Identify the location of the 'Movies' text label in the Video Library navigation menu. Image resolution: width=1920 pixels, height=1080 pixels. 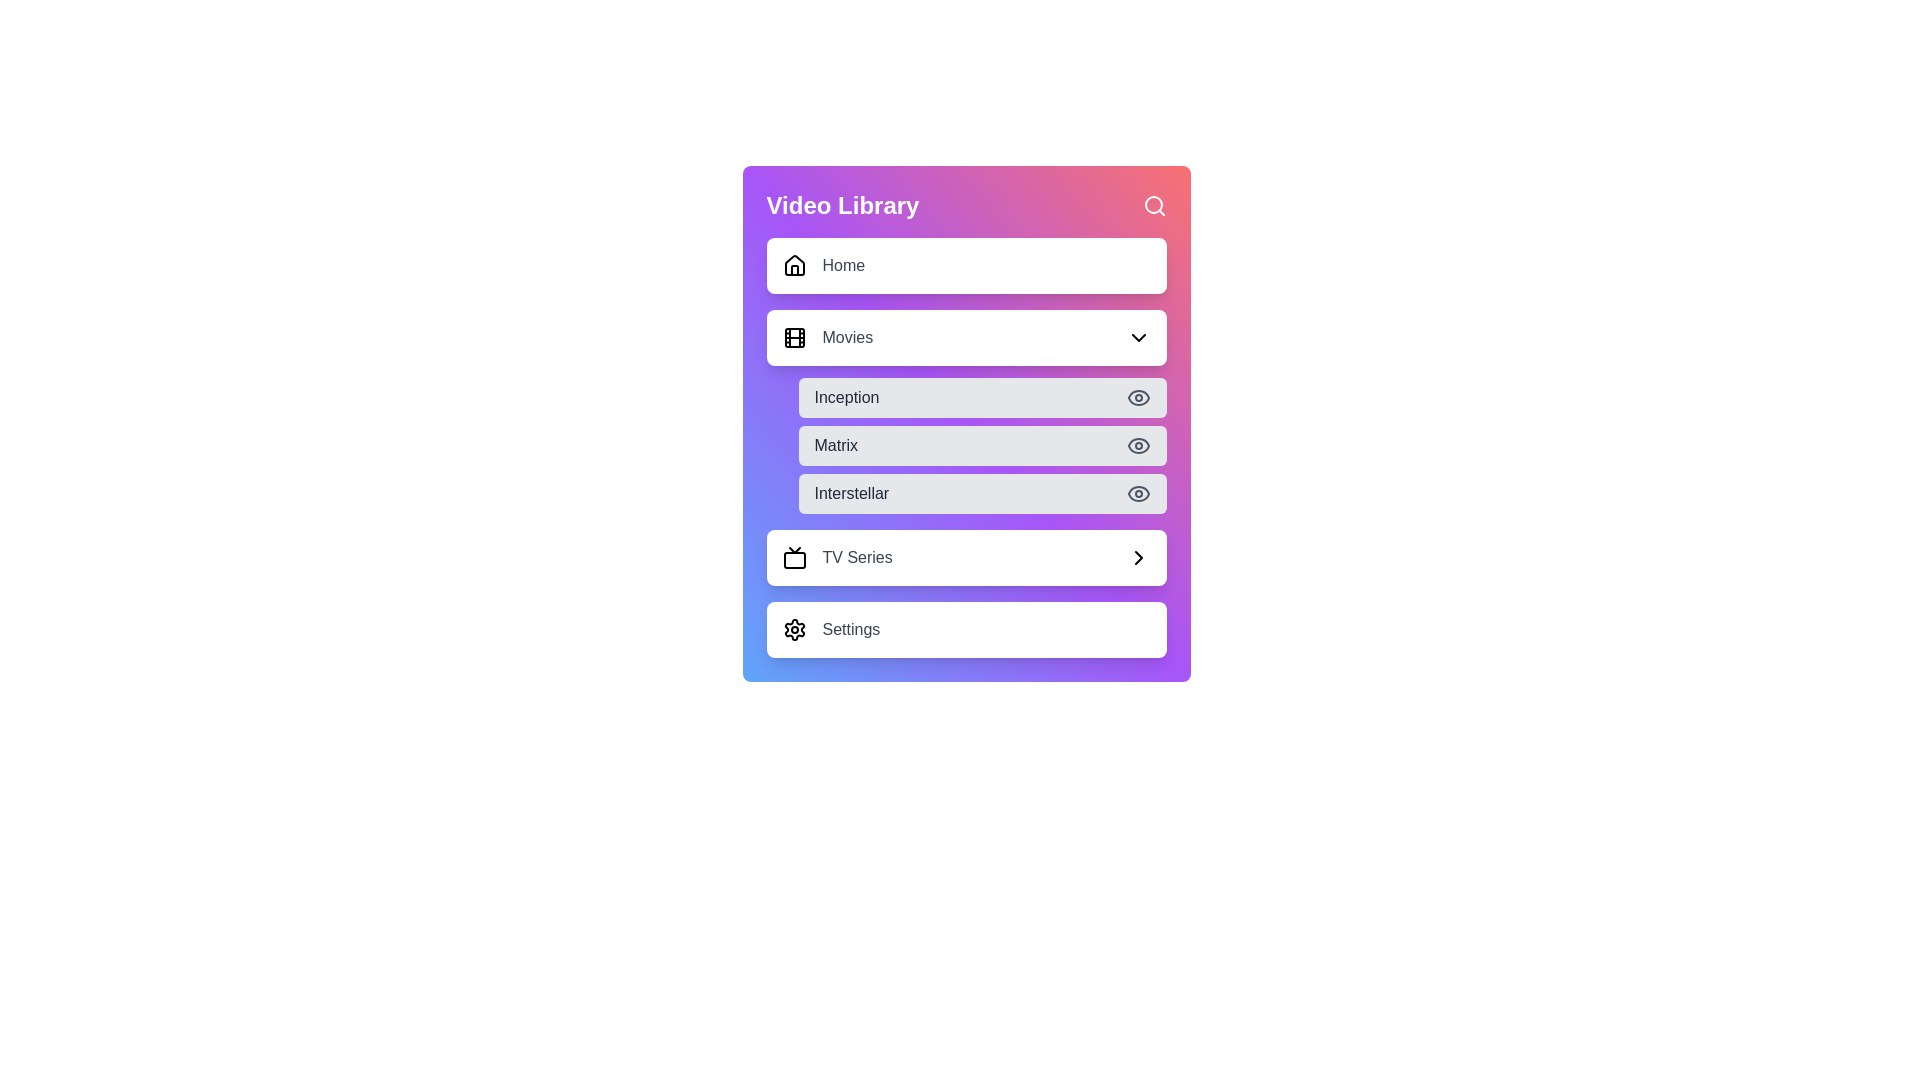
(847, 337).